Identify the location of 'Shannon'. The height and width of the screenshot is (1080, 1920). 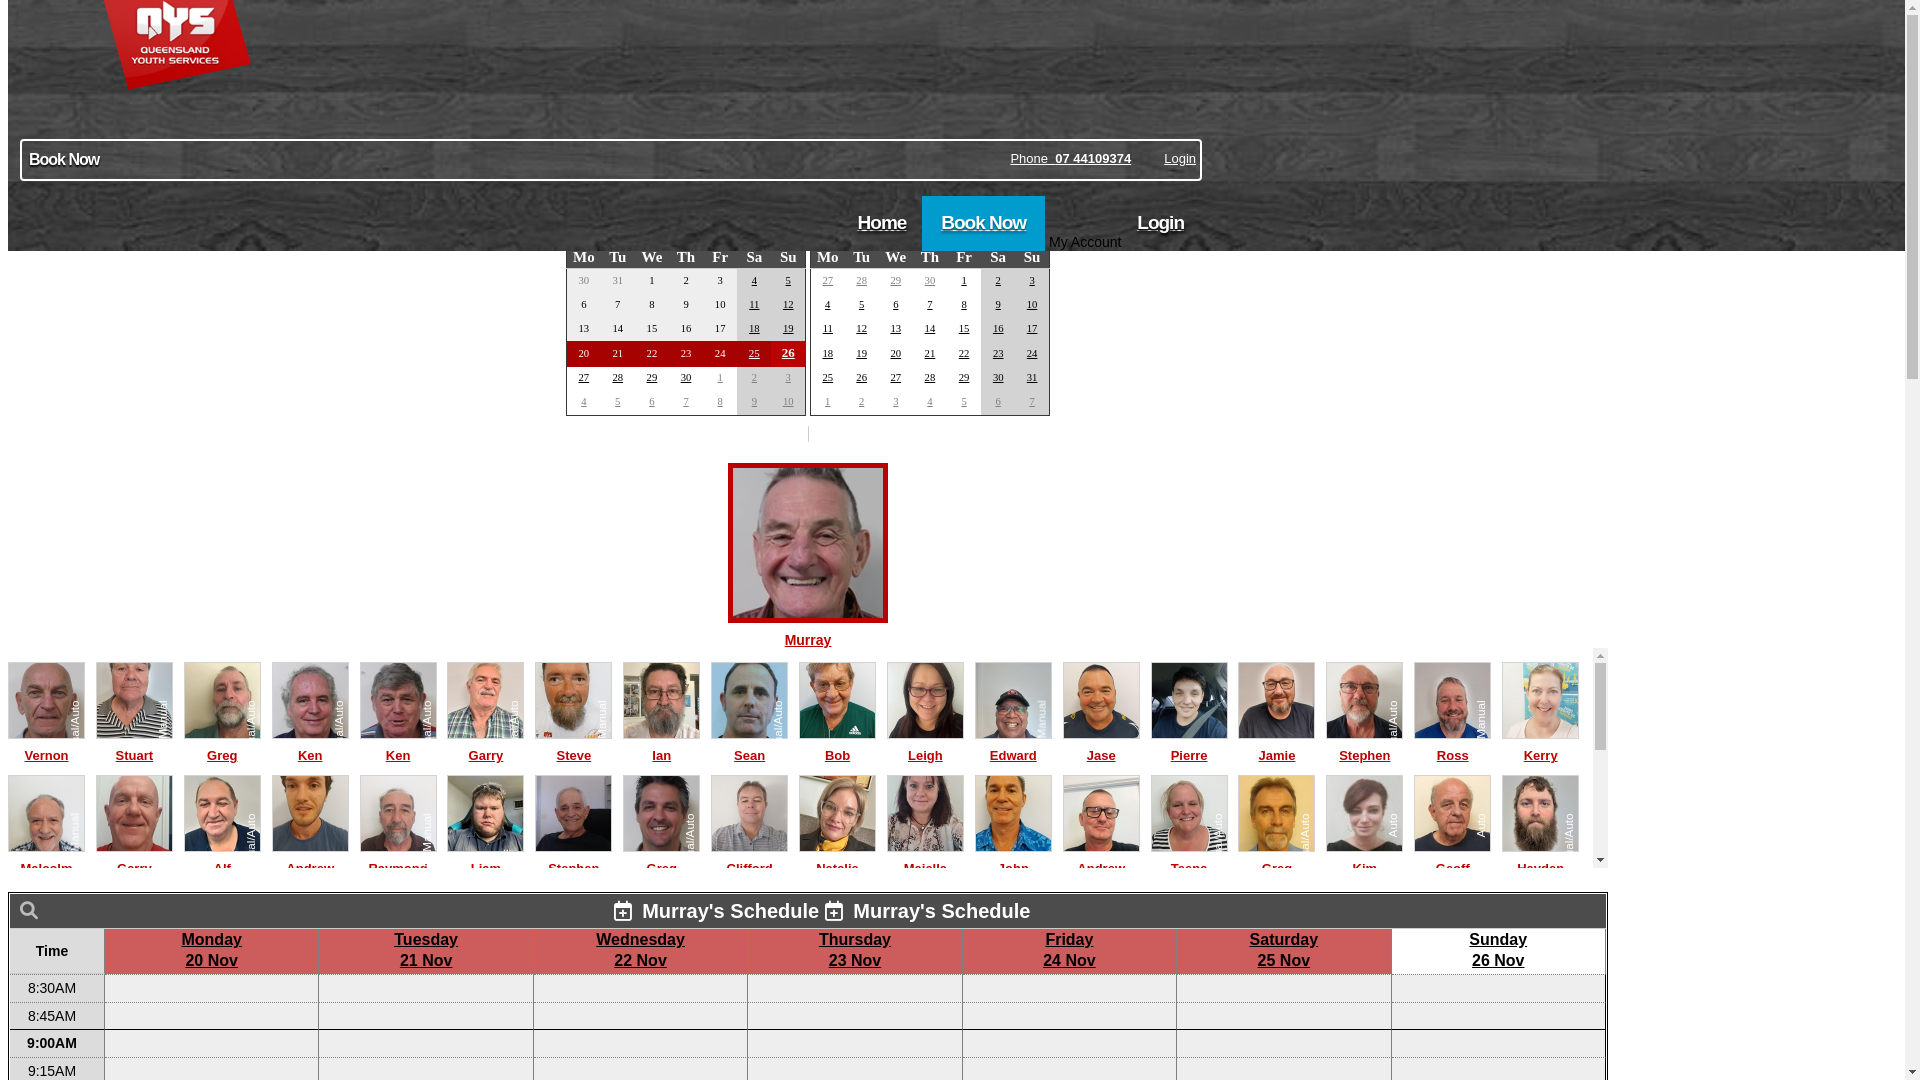
(1013, 970).